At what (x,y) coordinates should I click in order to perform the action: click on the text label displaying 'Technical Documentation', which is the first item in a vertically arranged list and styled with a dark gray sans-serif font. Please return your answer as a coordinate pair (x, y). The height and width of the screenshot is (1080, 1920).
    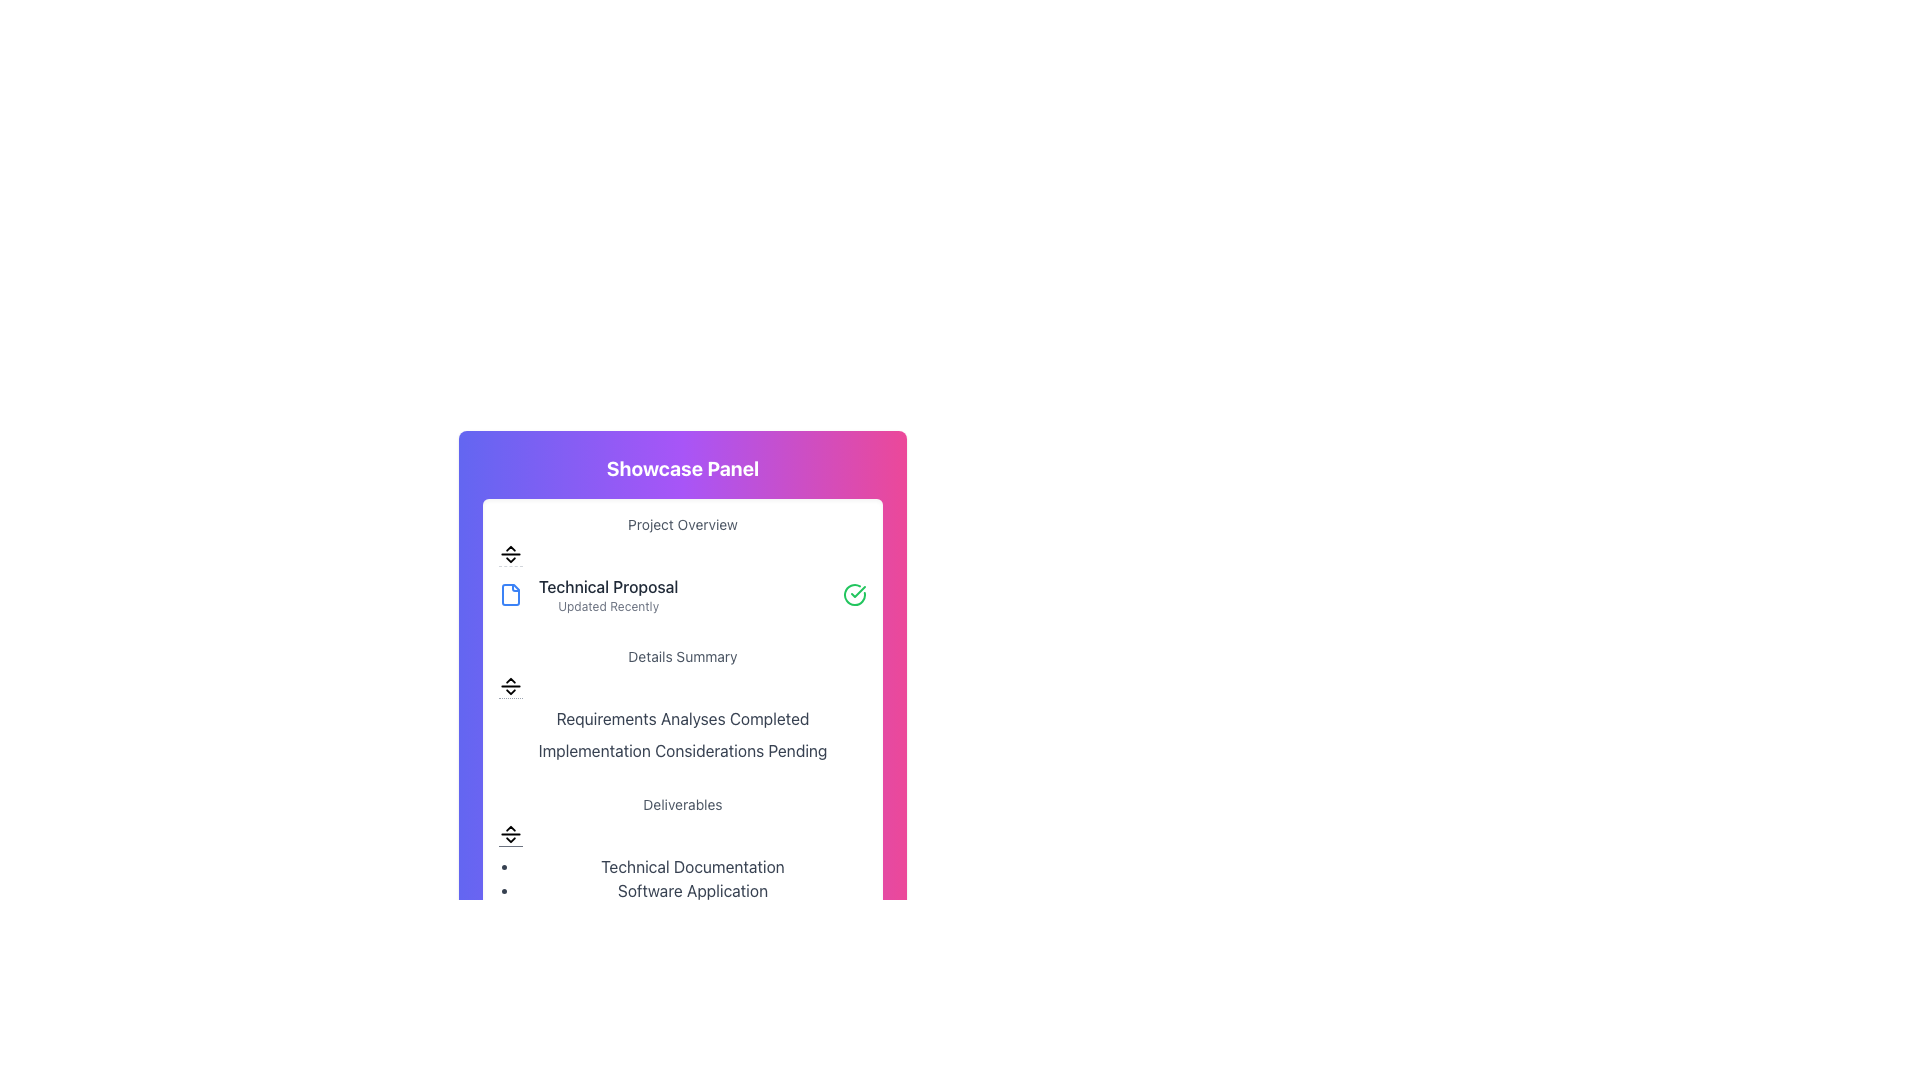
    Looking at the image, I should click on (692, 866).